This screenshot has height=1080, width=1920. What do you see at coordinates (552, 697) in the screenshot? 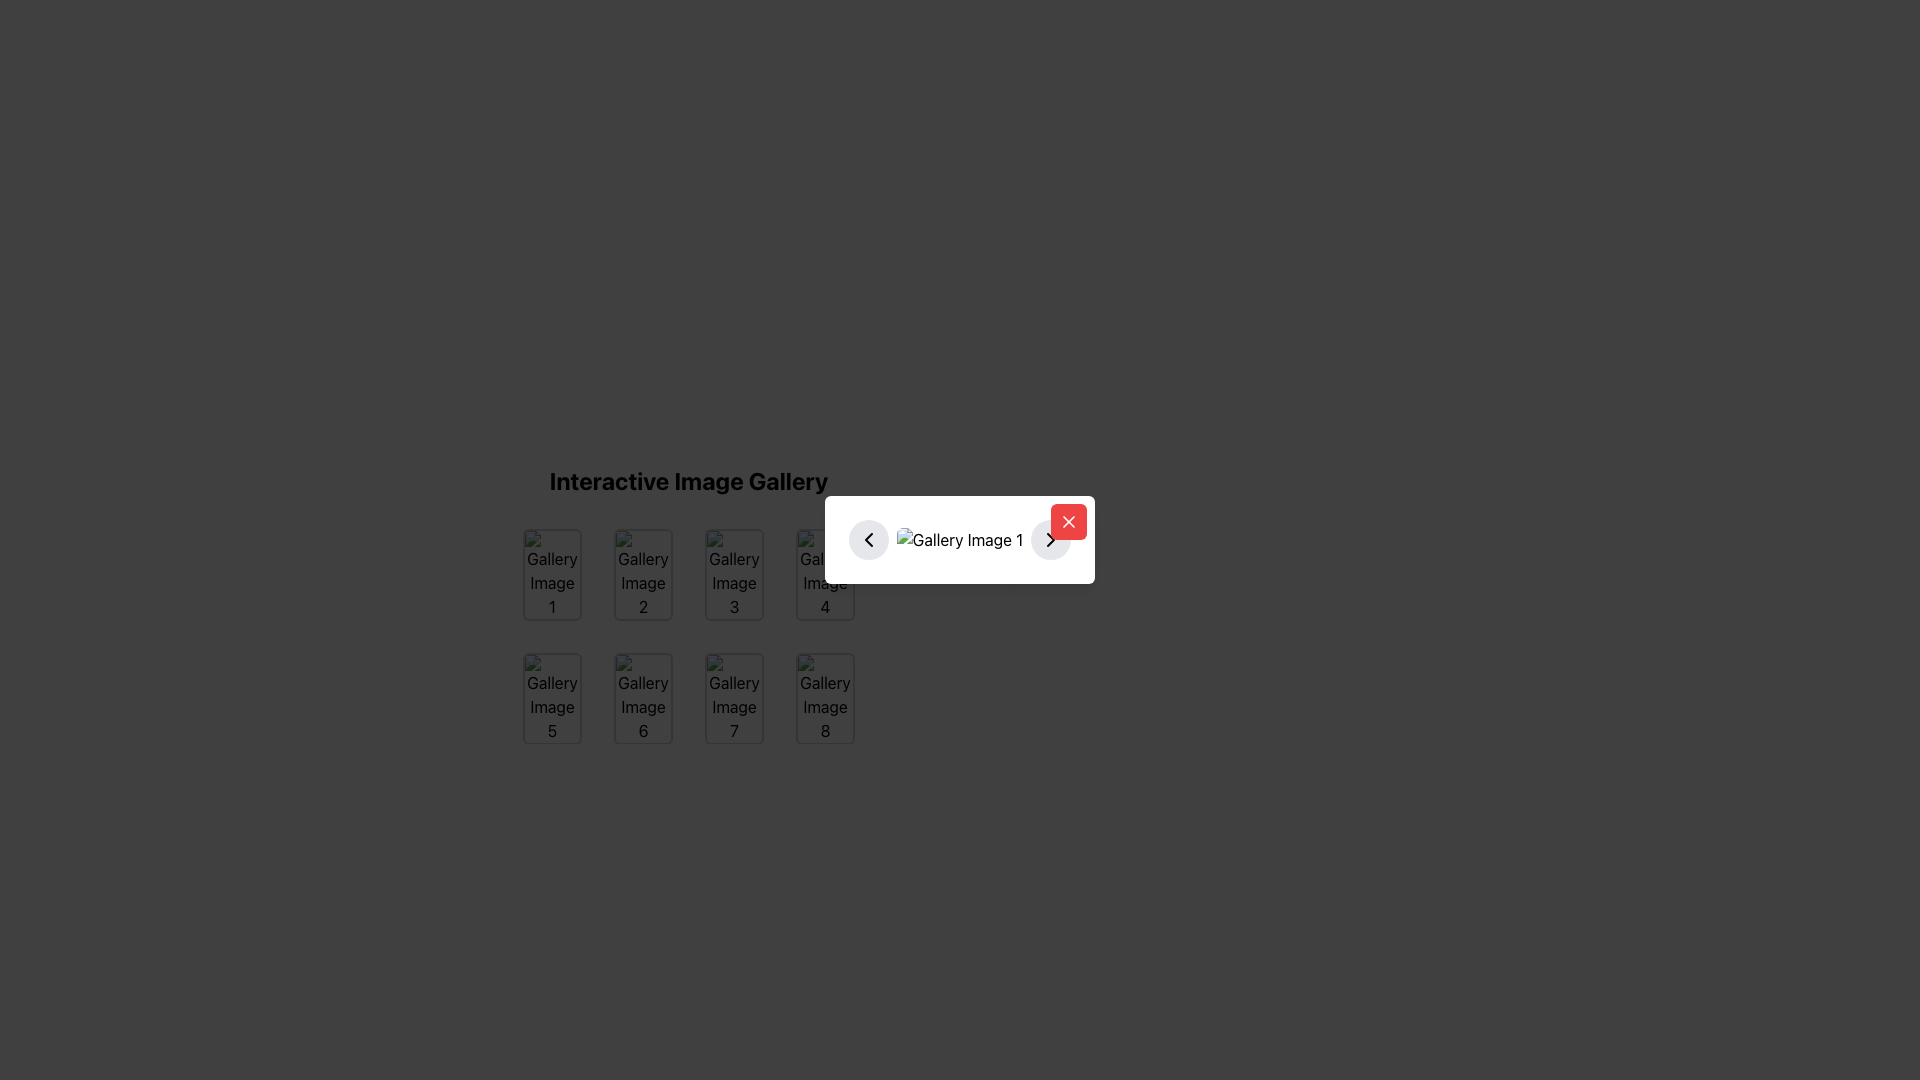
I see `the image thumbnail located in the leftmost column of the second row under 'Interactive Image Gallery'` at bounding box center [552, 697].